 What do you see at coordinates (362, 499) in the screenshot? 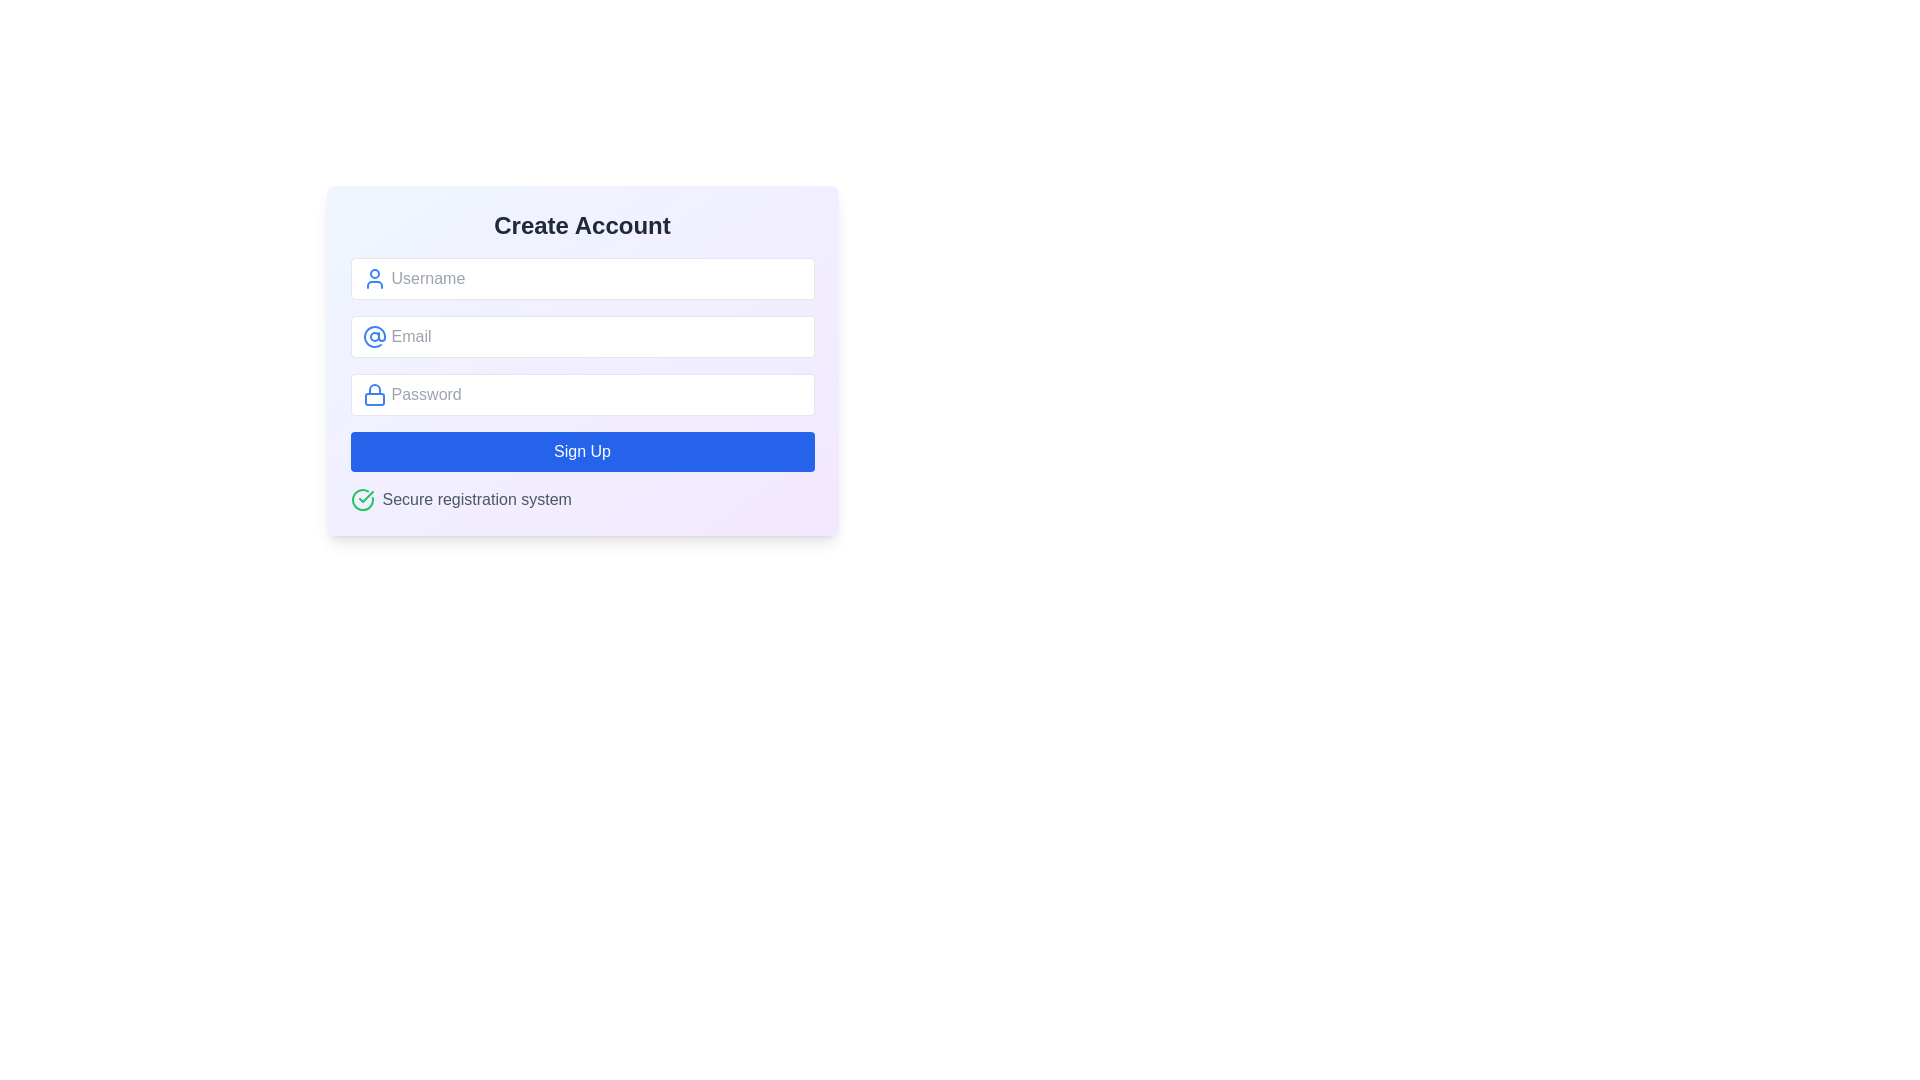
I see `the checkmark icon which confirms the success of the secure registration system, located to the left of the text 'Secure registration system'` at bounding box center [362, 499].